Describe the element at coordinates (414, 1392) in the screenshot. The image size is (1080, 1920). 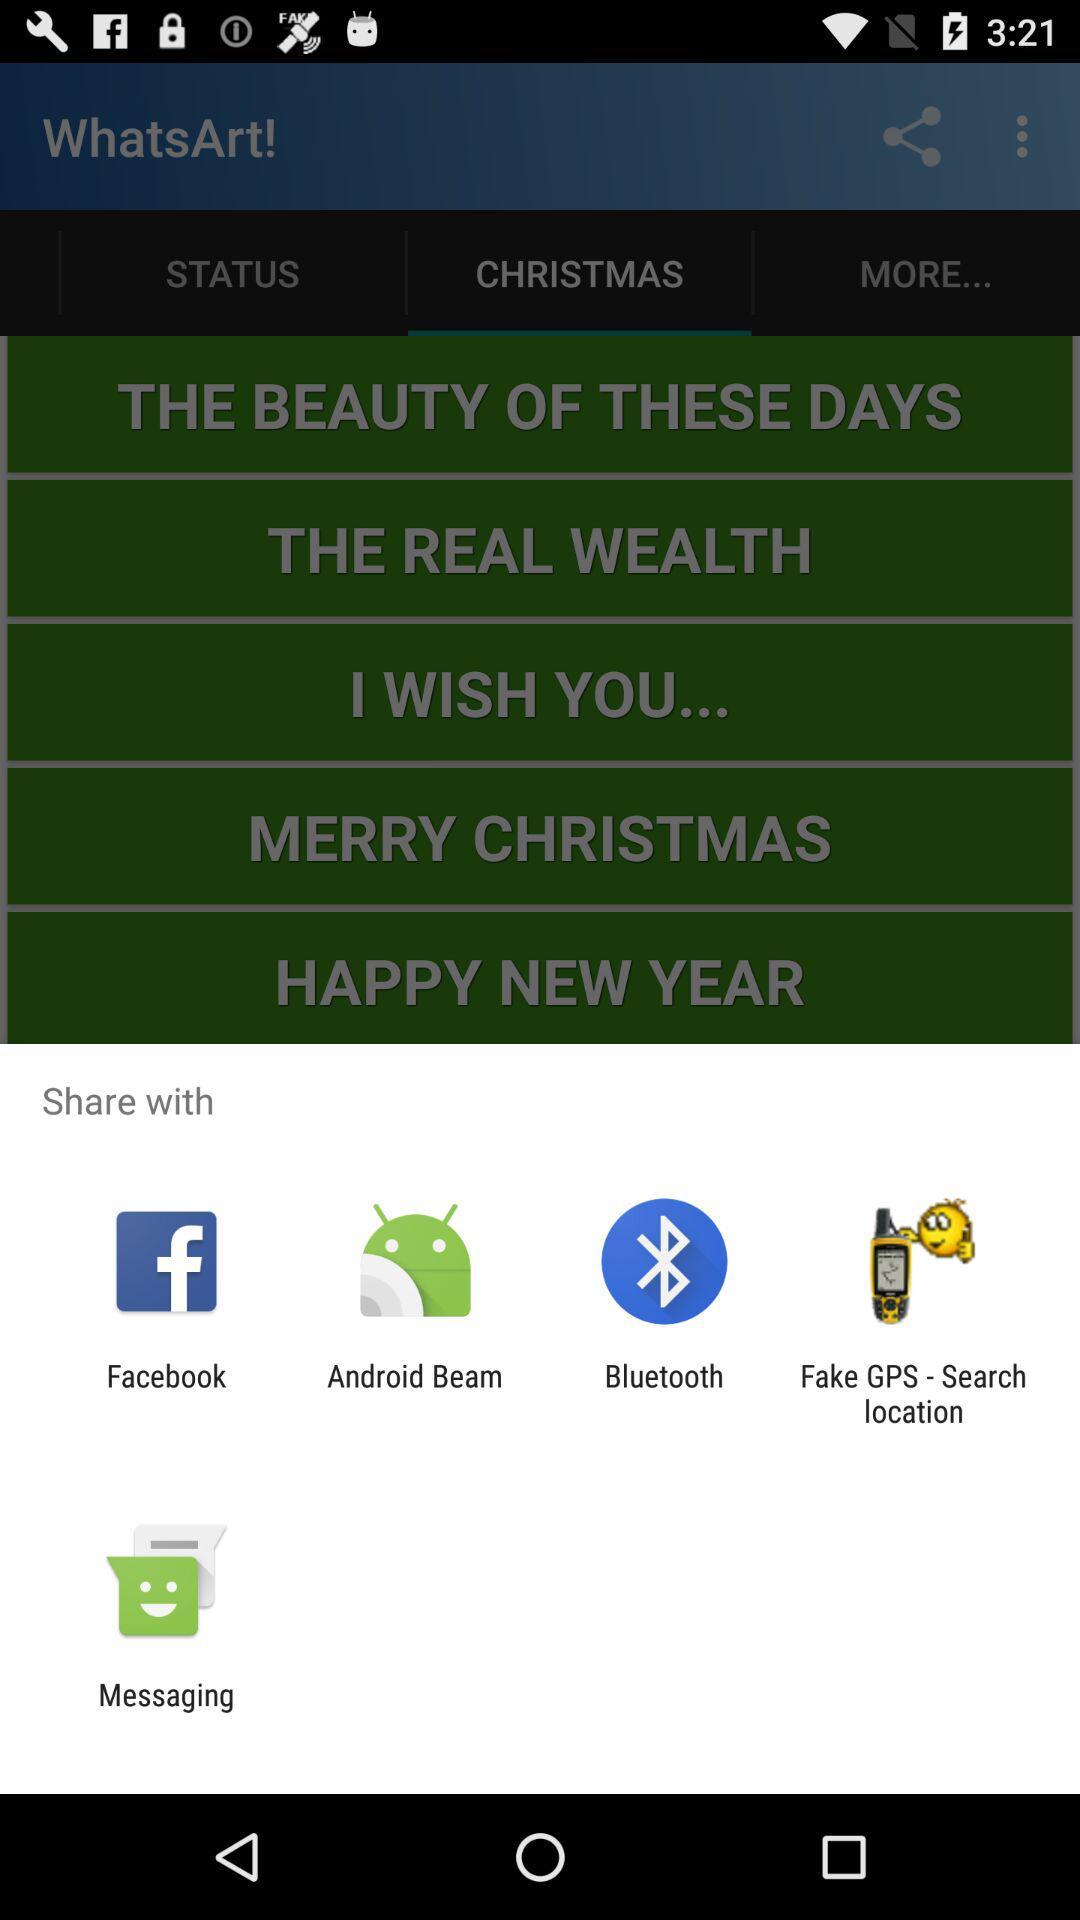
I see `icon to the right of the facebook item` at that location.